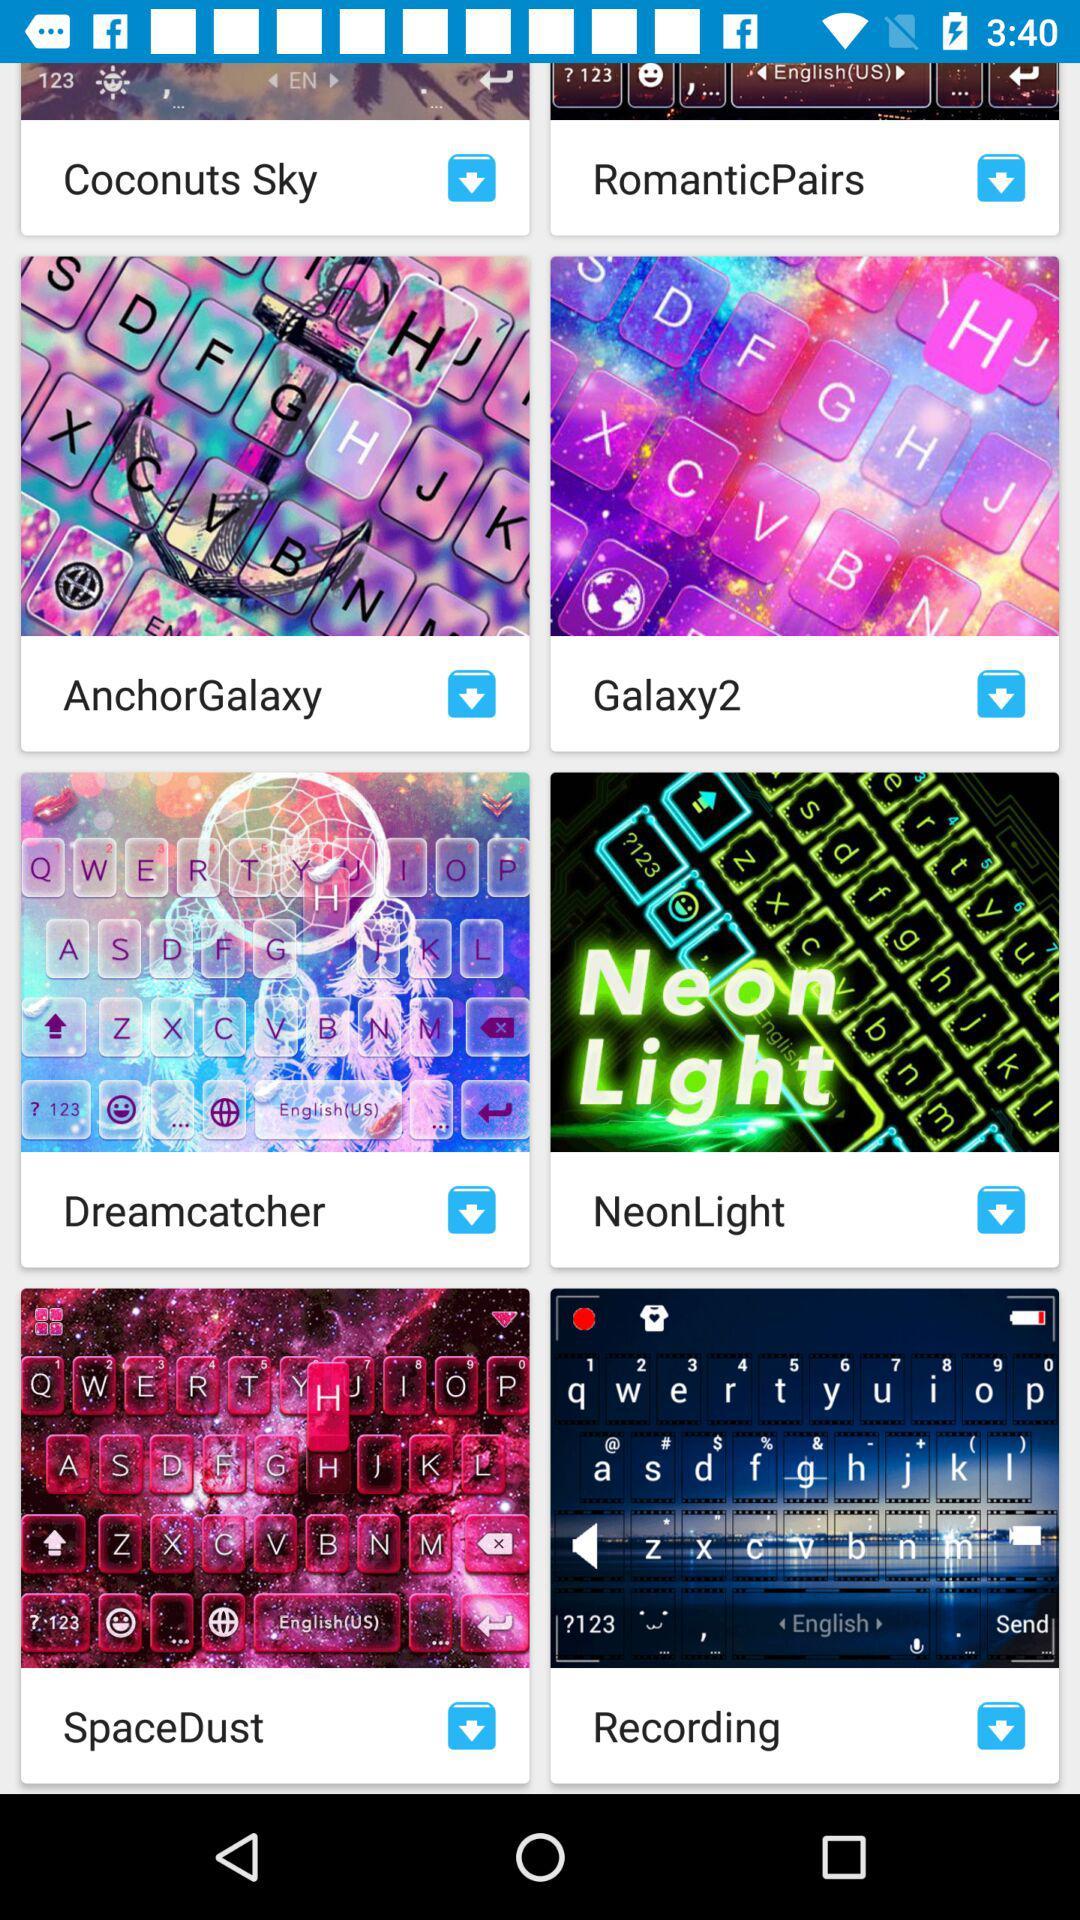  Describe the element at coordinates (471, 1724) in the screenshot. I see `download theme` at that location.